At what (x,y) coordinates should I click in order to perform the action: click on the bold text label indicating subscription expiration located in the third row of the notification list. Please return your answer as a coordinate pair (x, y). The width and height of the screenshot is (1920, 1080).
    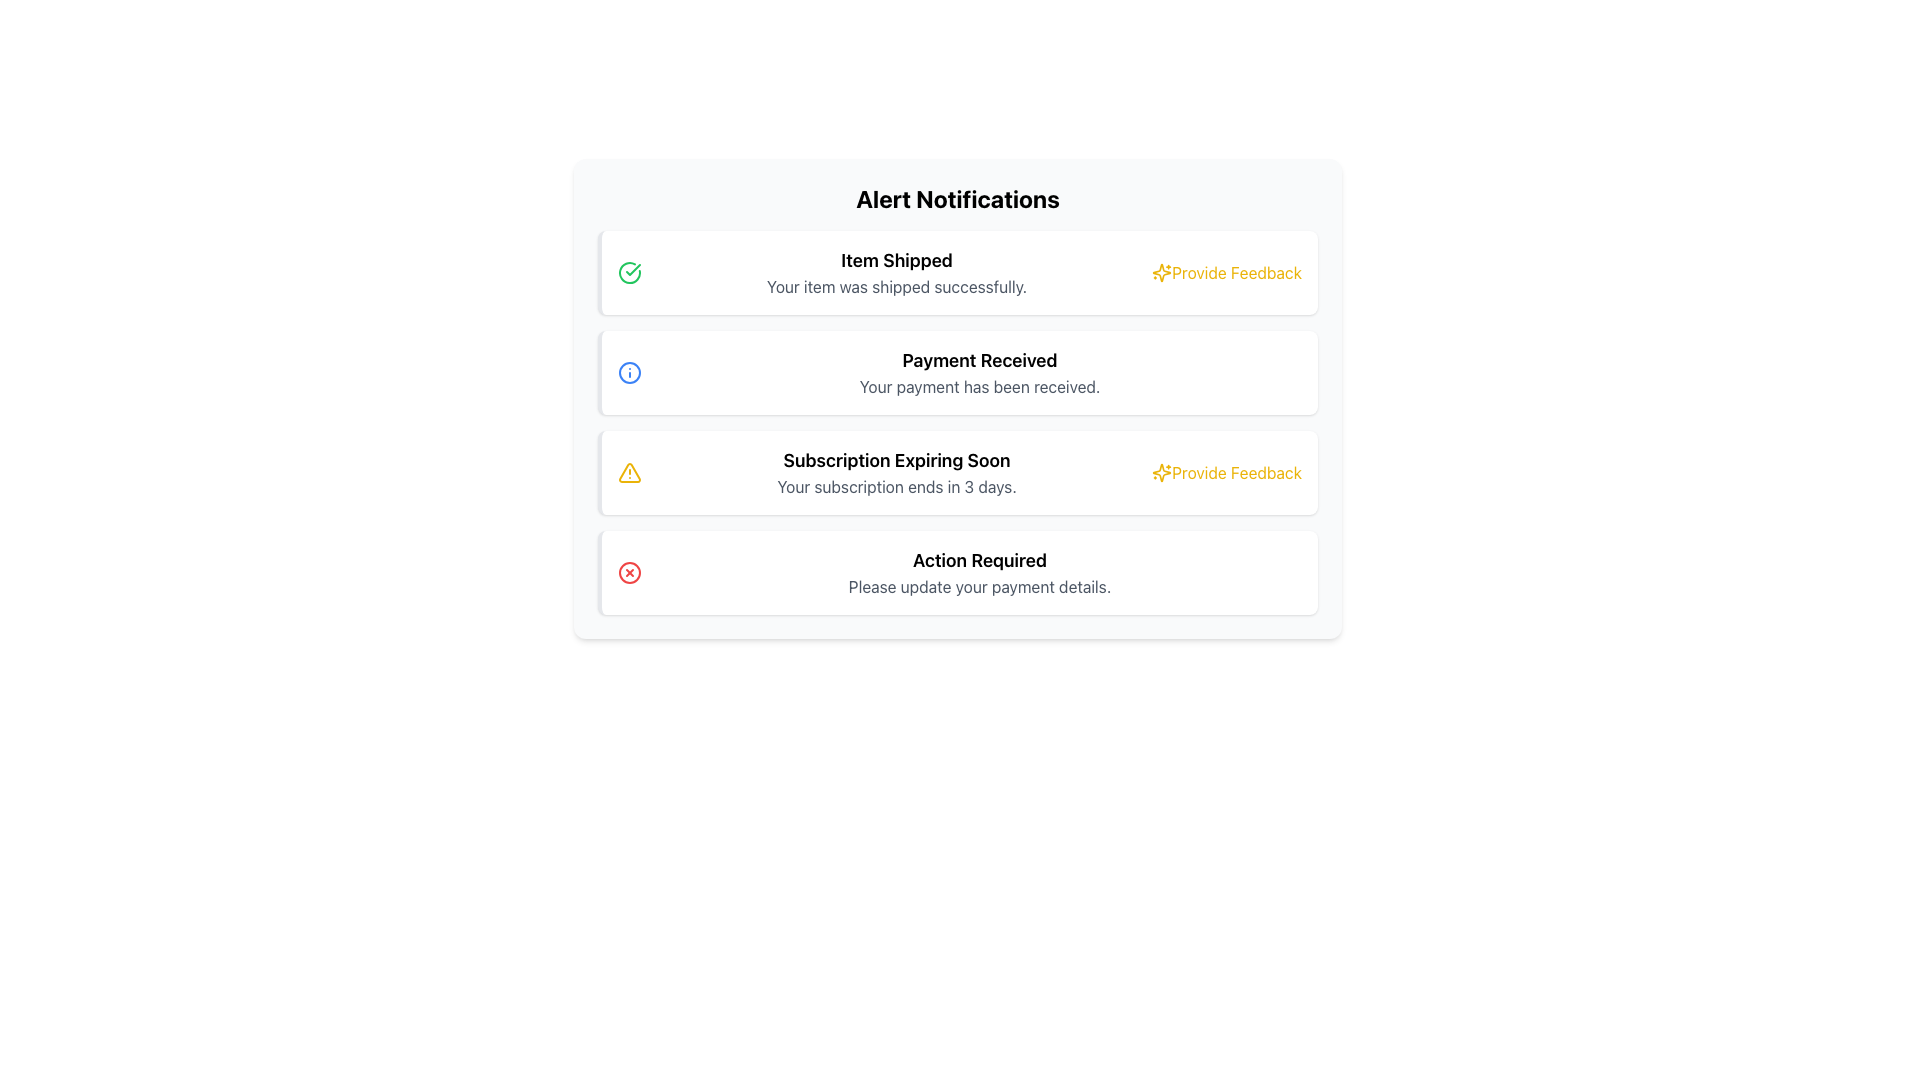
    Looking at the image, I should click on (896, 461).